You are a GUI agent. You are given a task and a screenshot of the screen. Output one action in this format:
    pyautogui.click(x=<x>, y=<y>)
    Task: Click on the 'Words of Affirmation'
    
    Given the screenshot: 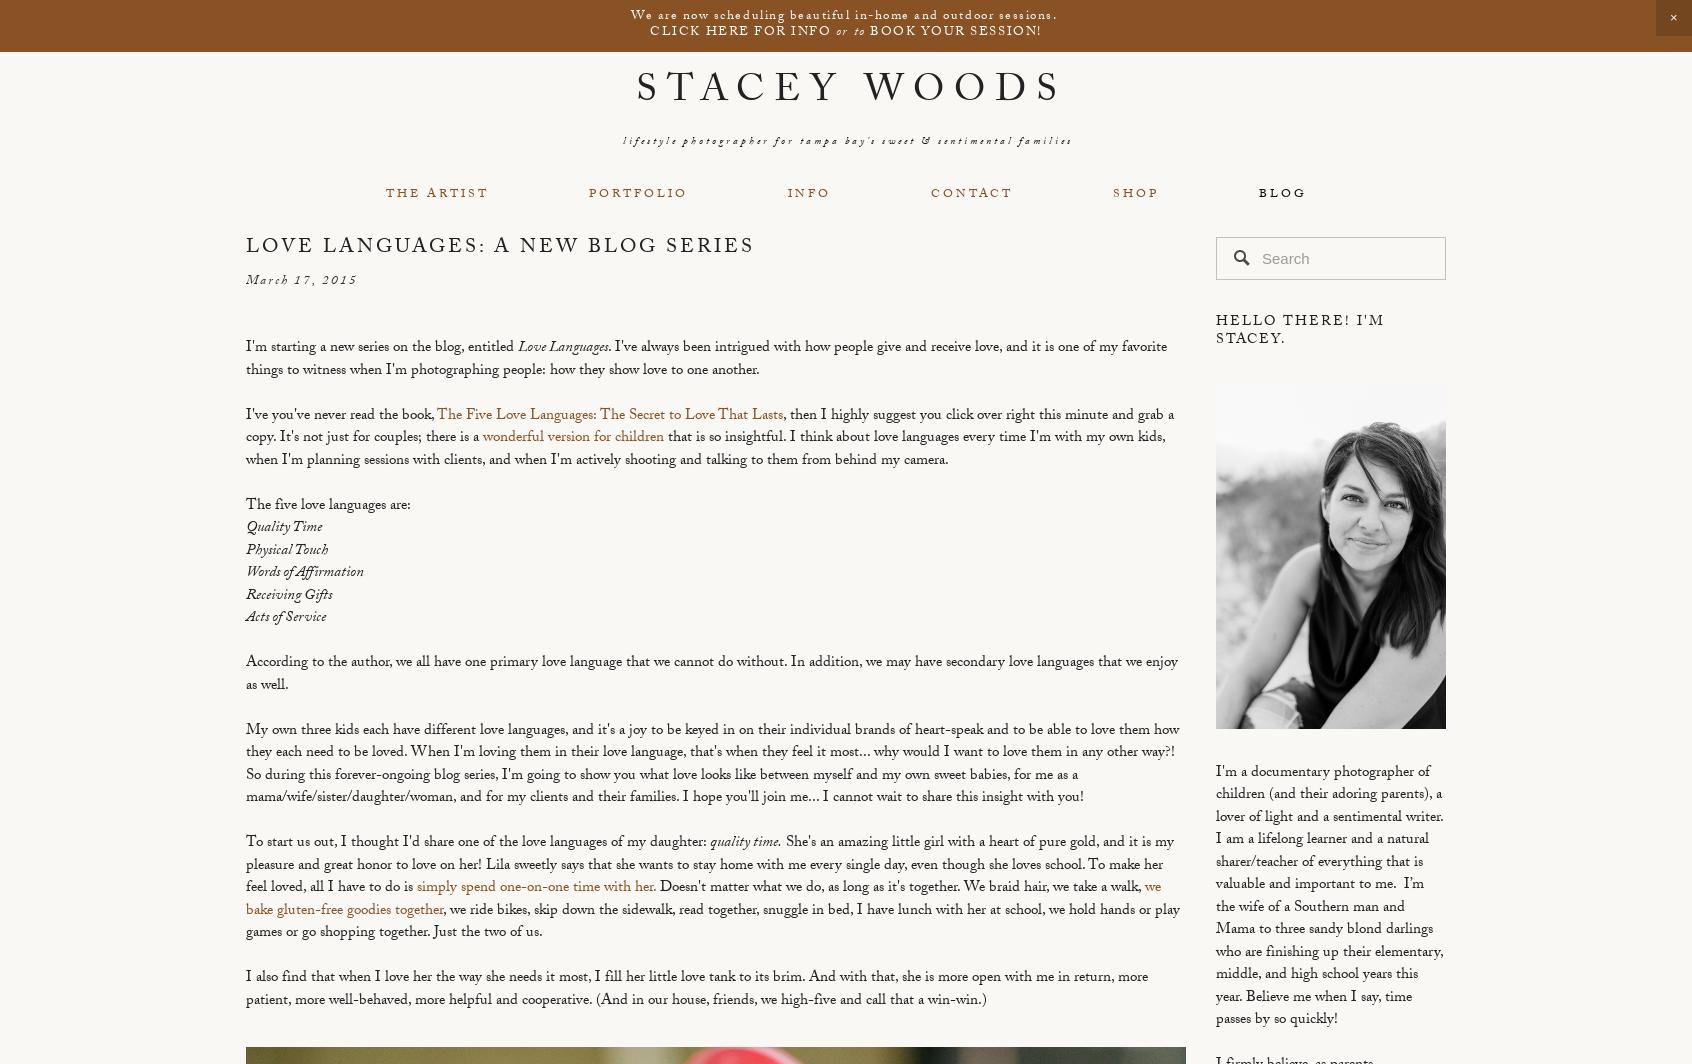 What is the action you would take?
    pyautogui.click(x=304, y=574)
    